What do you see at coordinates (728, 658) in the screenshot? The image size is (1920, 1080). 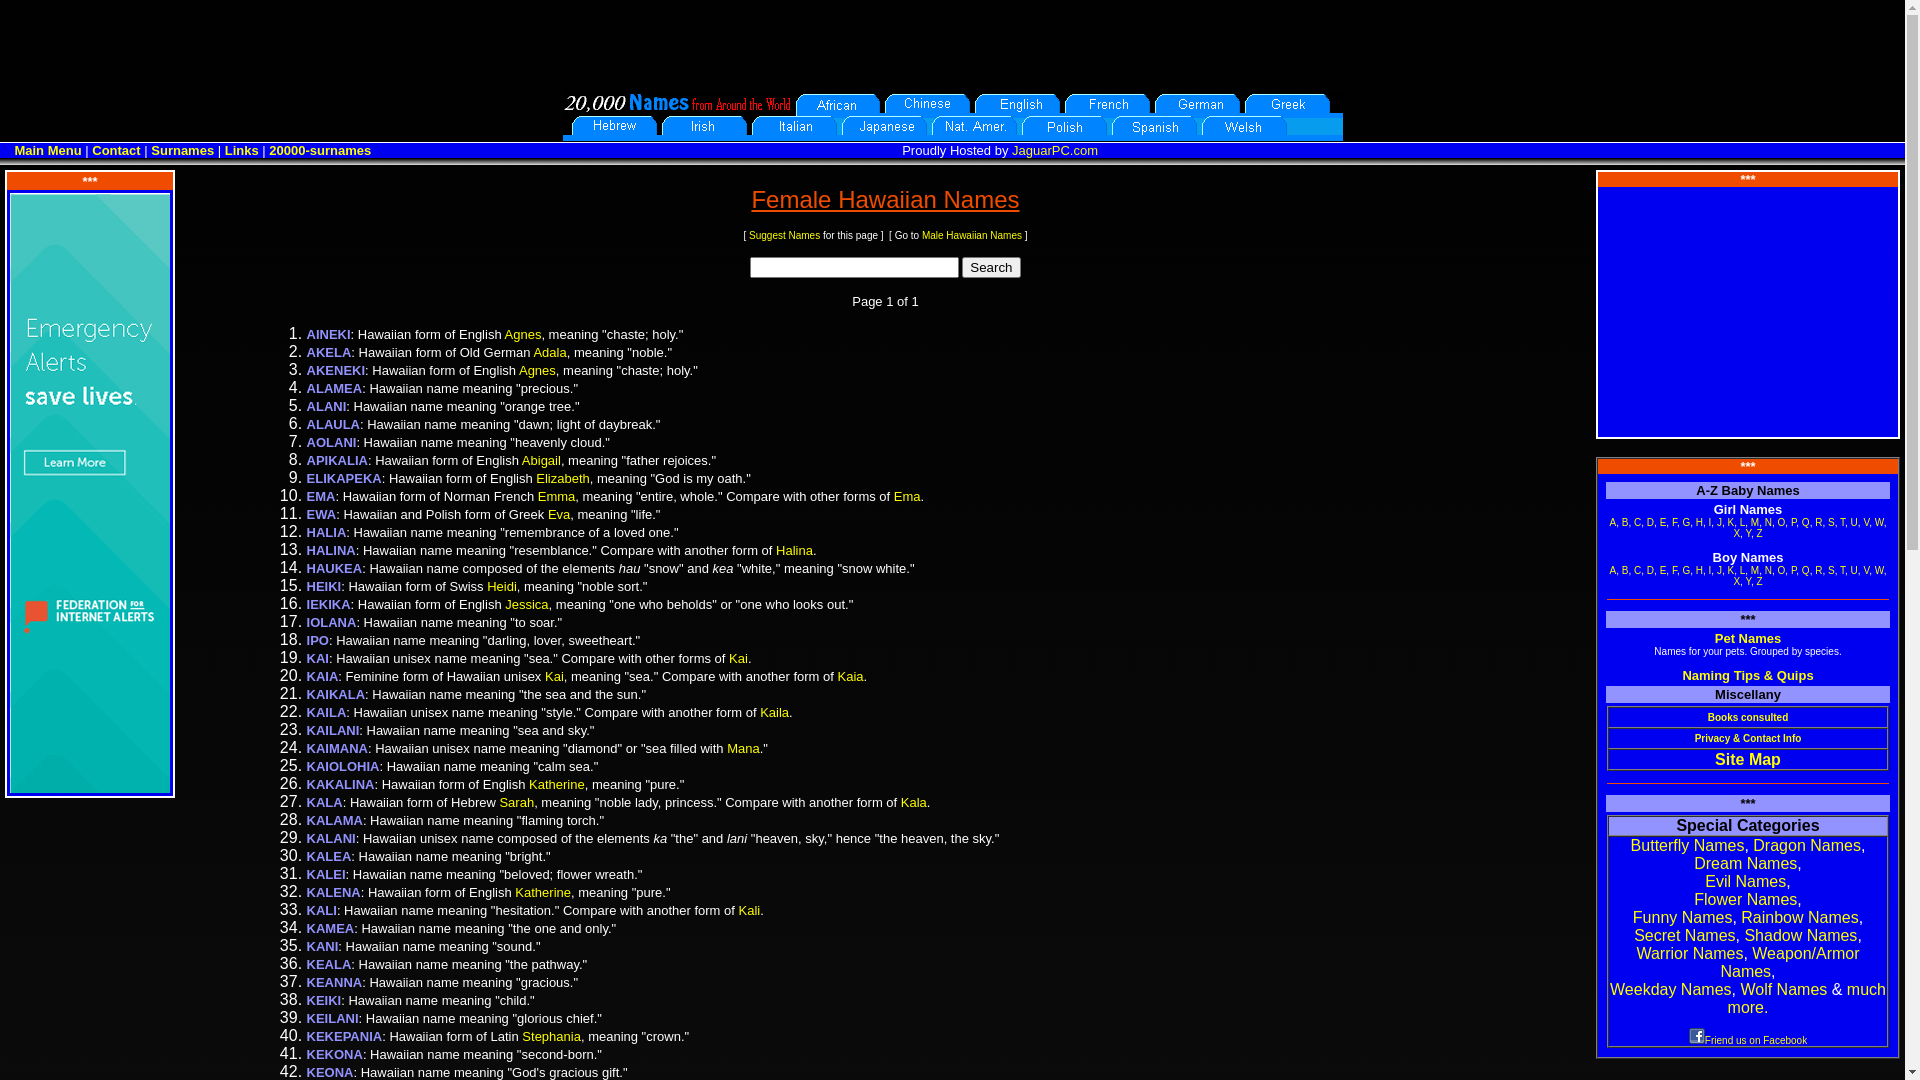 I see `'Kai'` at bounding box center [728, 658].